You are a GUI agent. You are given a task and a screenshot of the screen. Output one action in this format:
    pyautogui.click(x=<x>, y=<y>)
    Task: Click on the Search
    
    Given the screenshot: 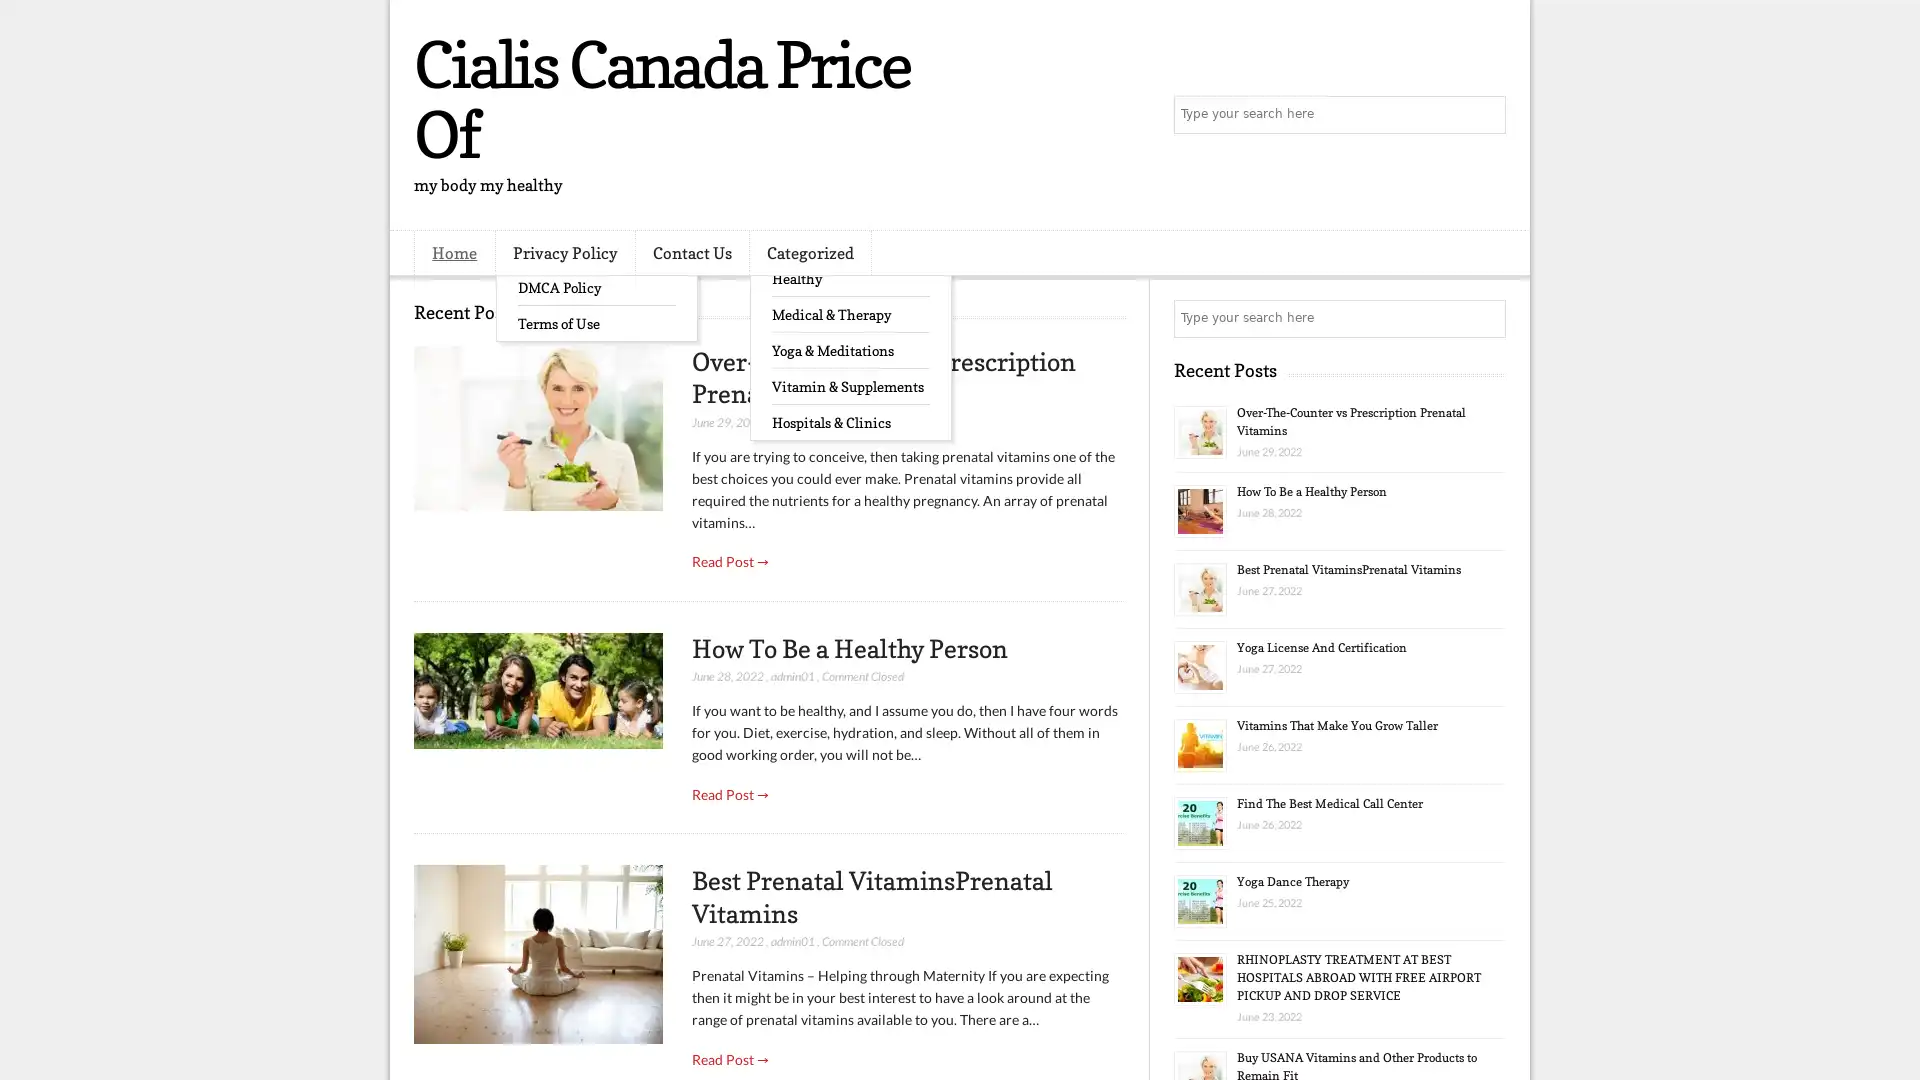 What is the action you would take?
    pyautogui.click(x=1485, y=318)
    